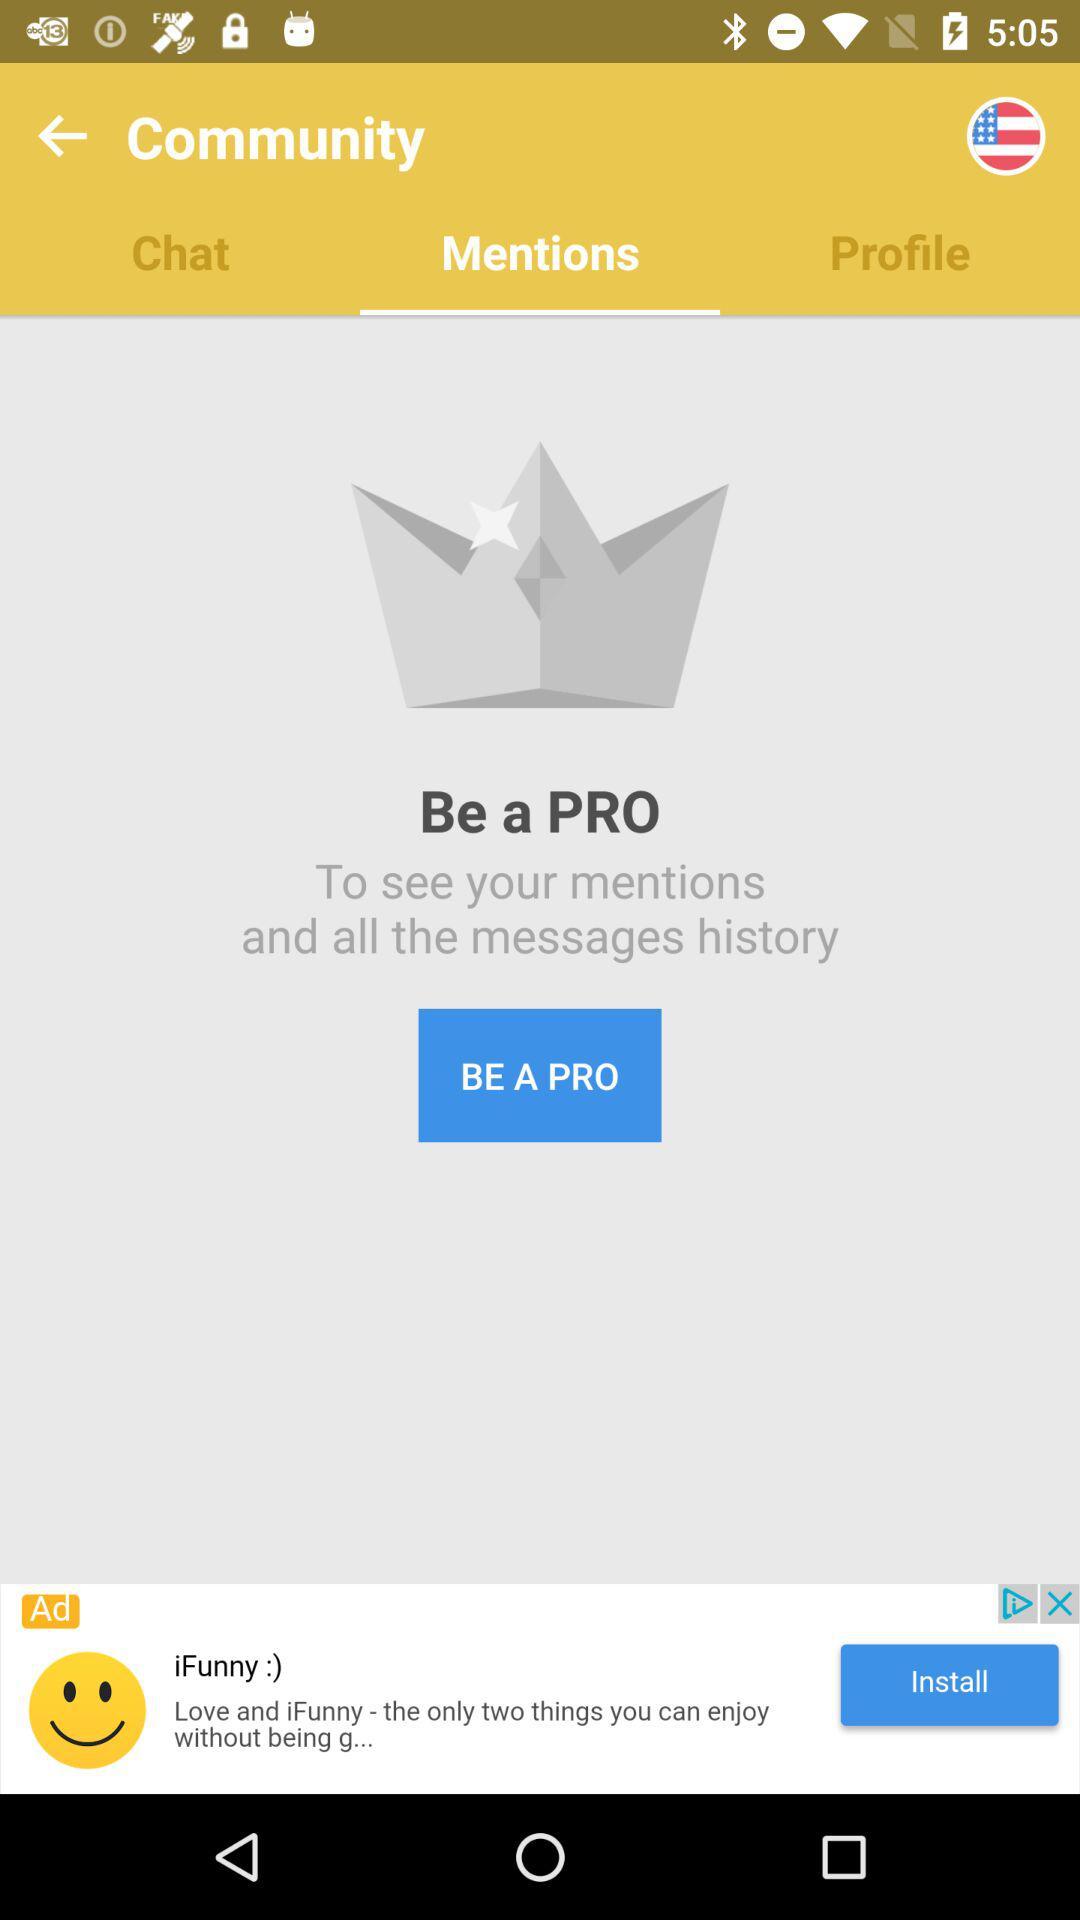 The height and width of the screenshot is (1920, 1080). I want to click on install app, so click(540, 1688).